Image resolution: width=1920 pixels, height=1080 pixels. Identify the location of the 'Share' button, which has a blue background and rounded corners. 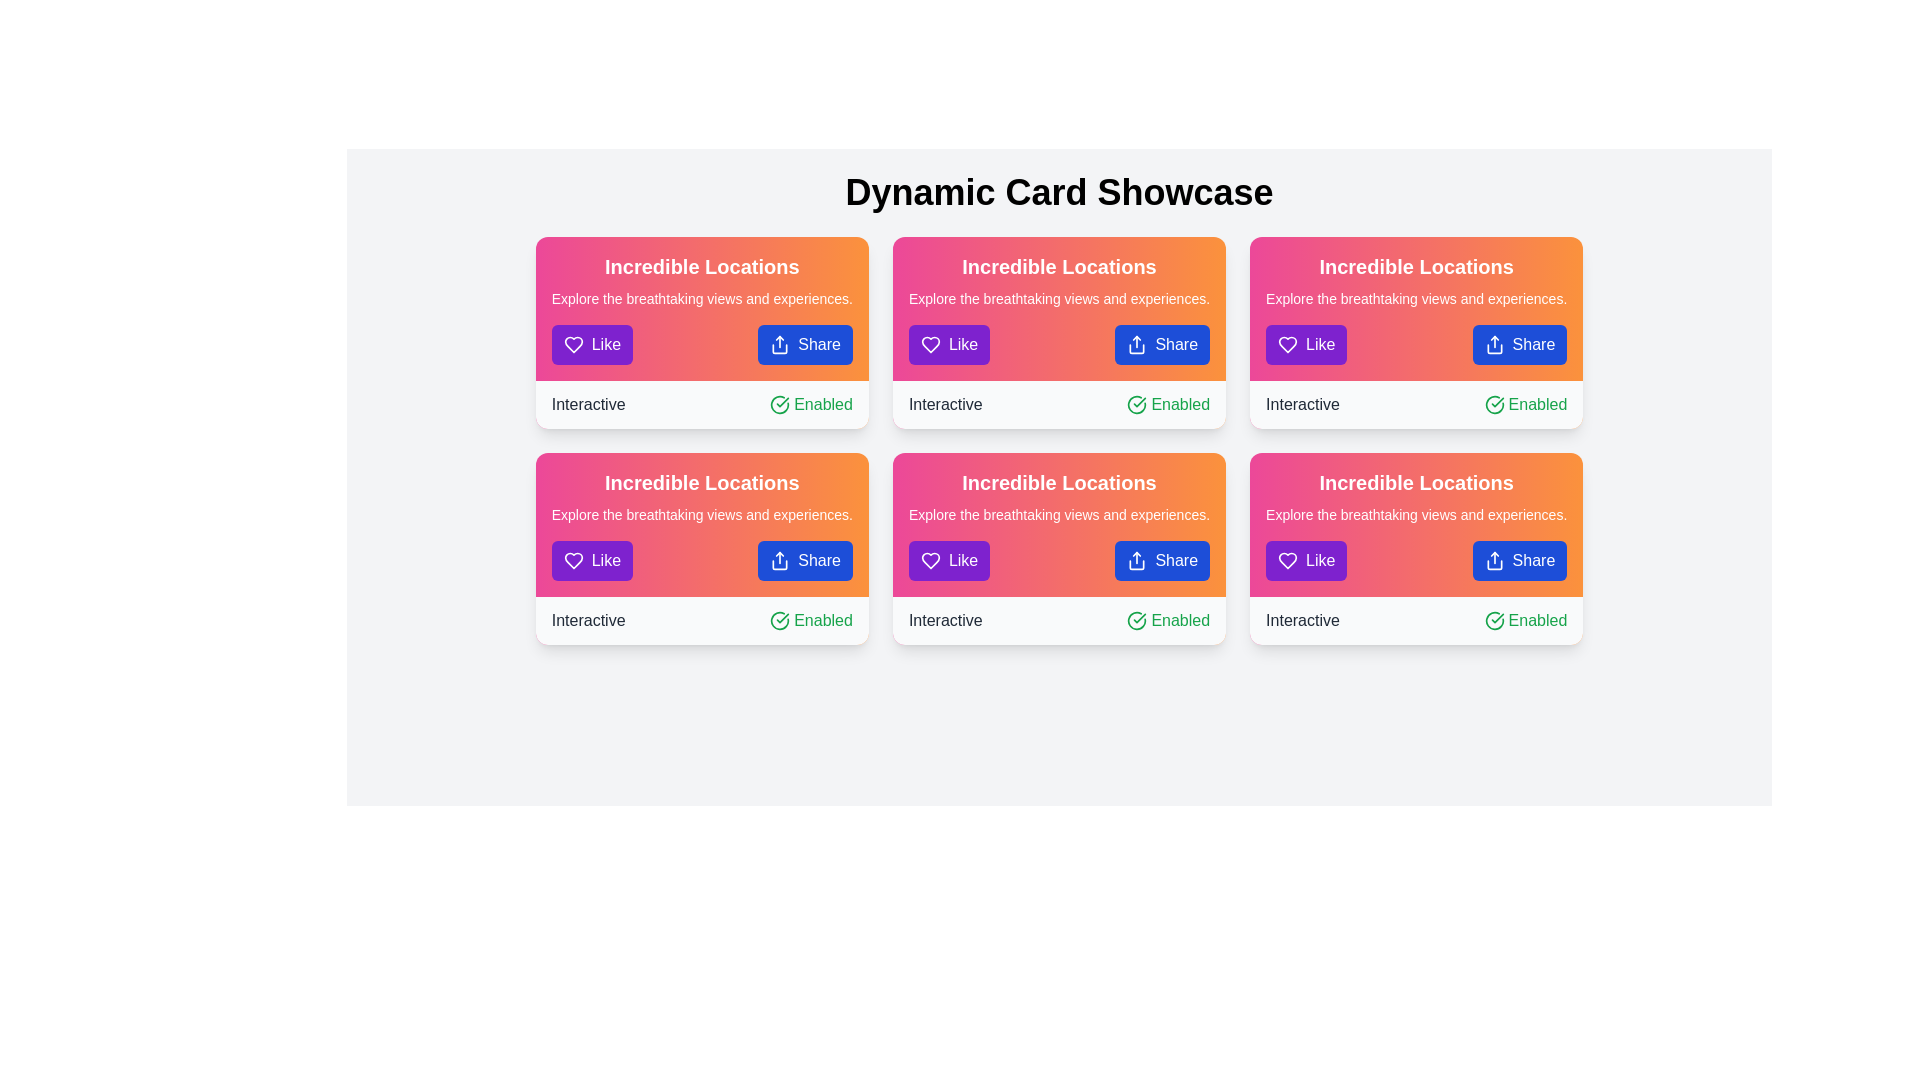
(1519, 560).